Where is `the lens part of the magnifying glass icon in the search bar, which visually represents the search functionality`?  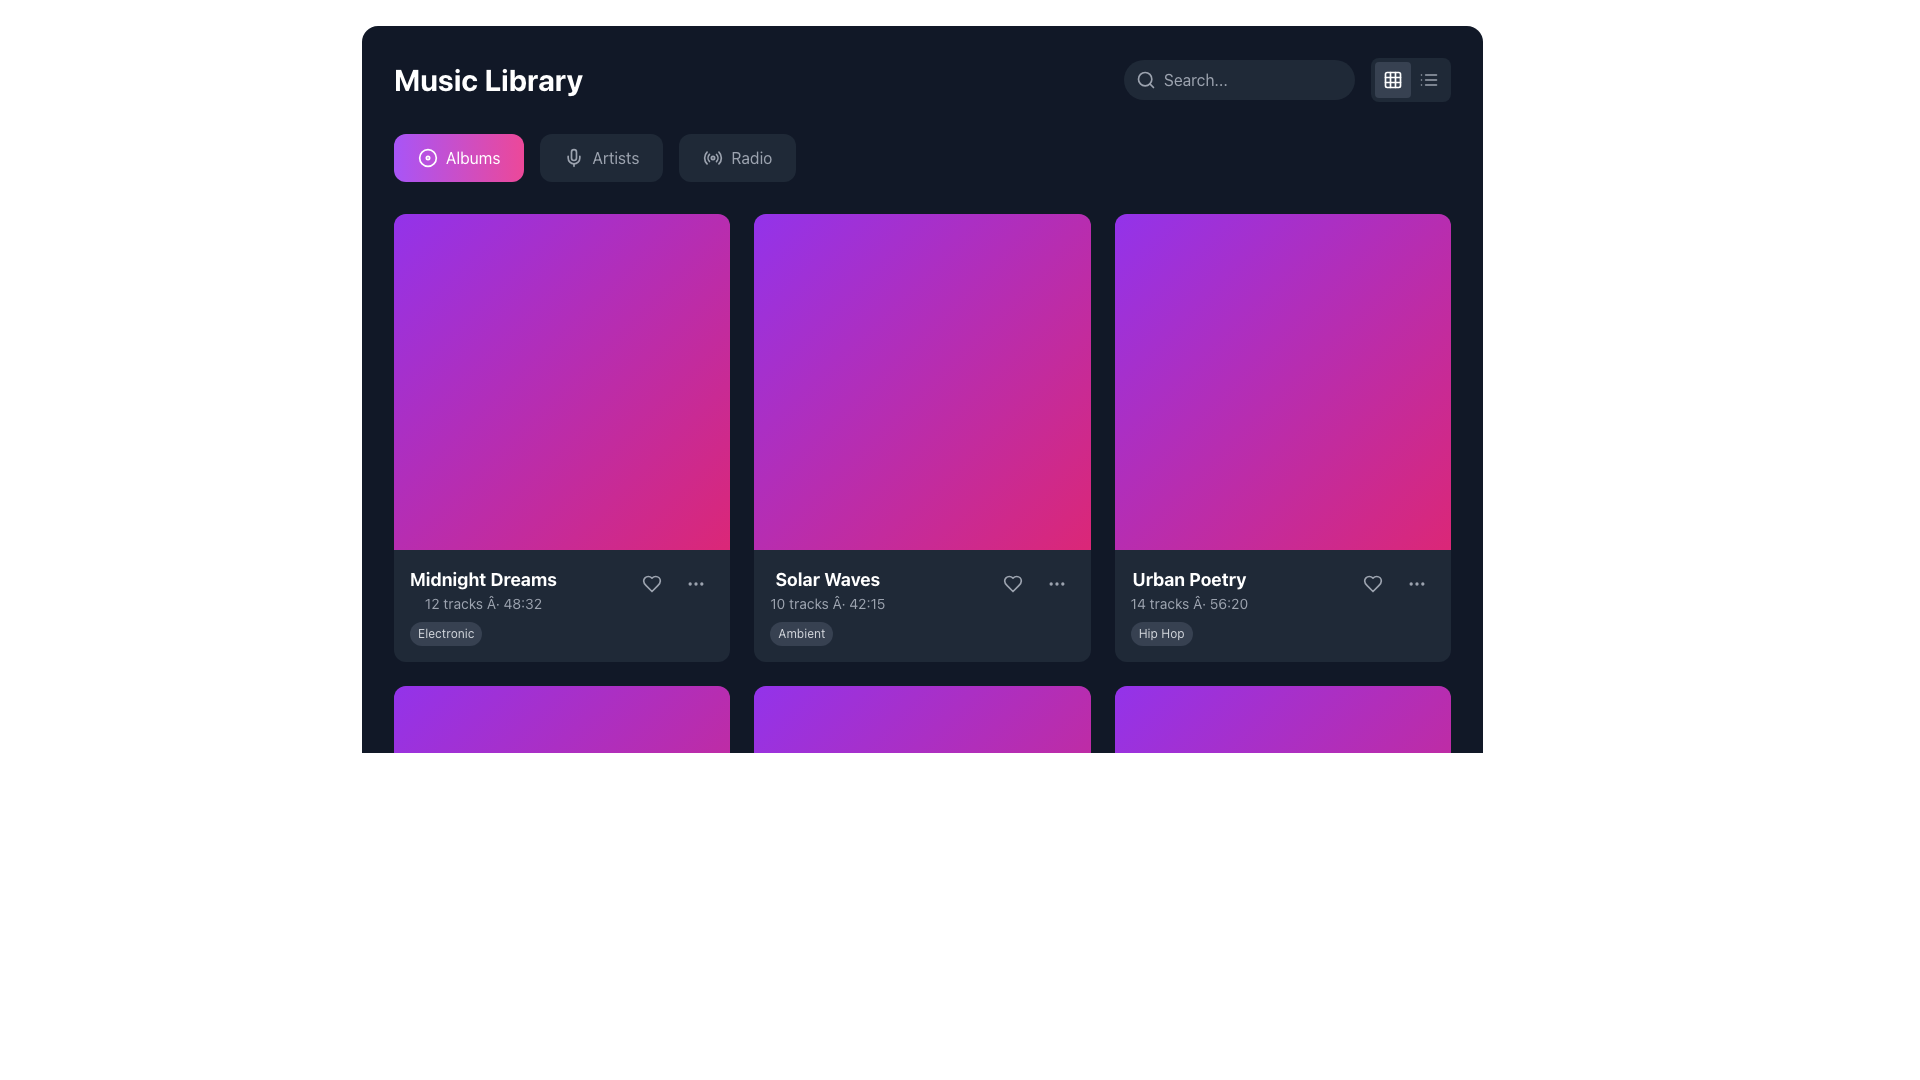 the lens part of the magnifying glass icon in the search bar, which visually represents the search functionality is located at coordinates (1145, 78).